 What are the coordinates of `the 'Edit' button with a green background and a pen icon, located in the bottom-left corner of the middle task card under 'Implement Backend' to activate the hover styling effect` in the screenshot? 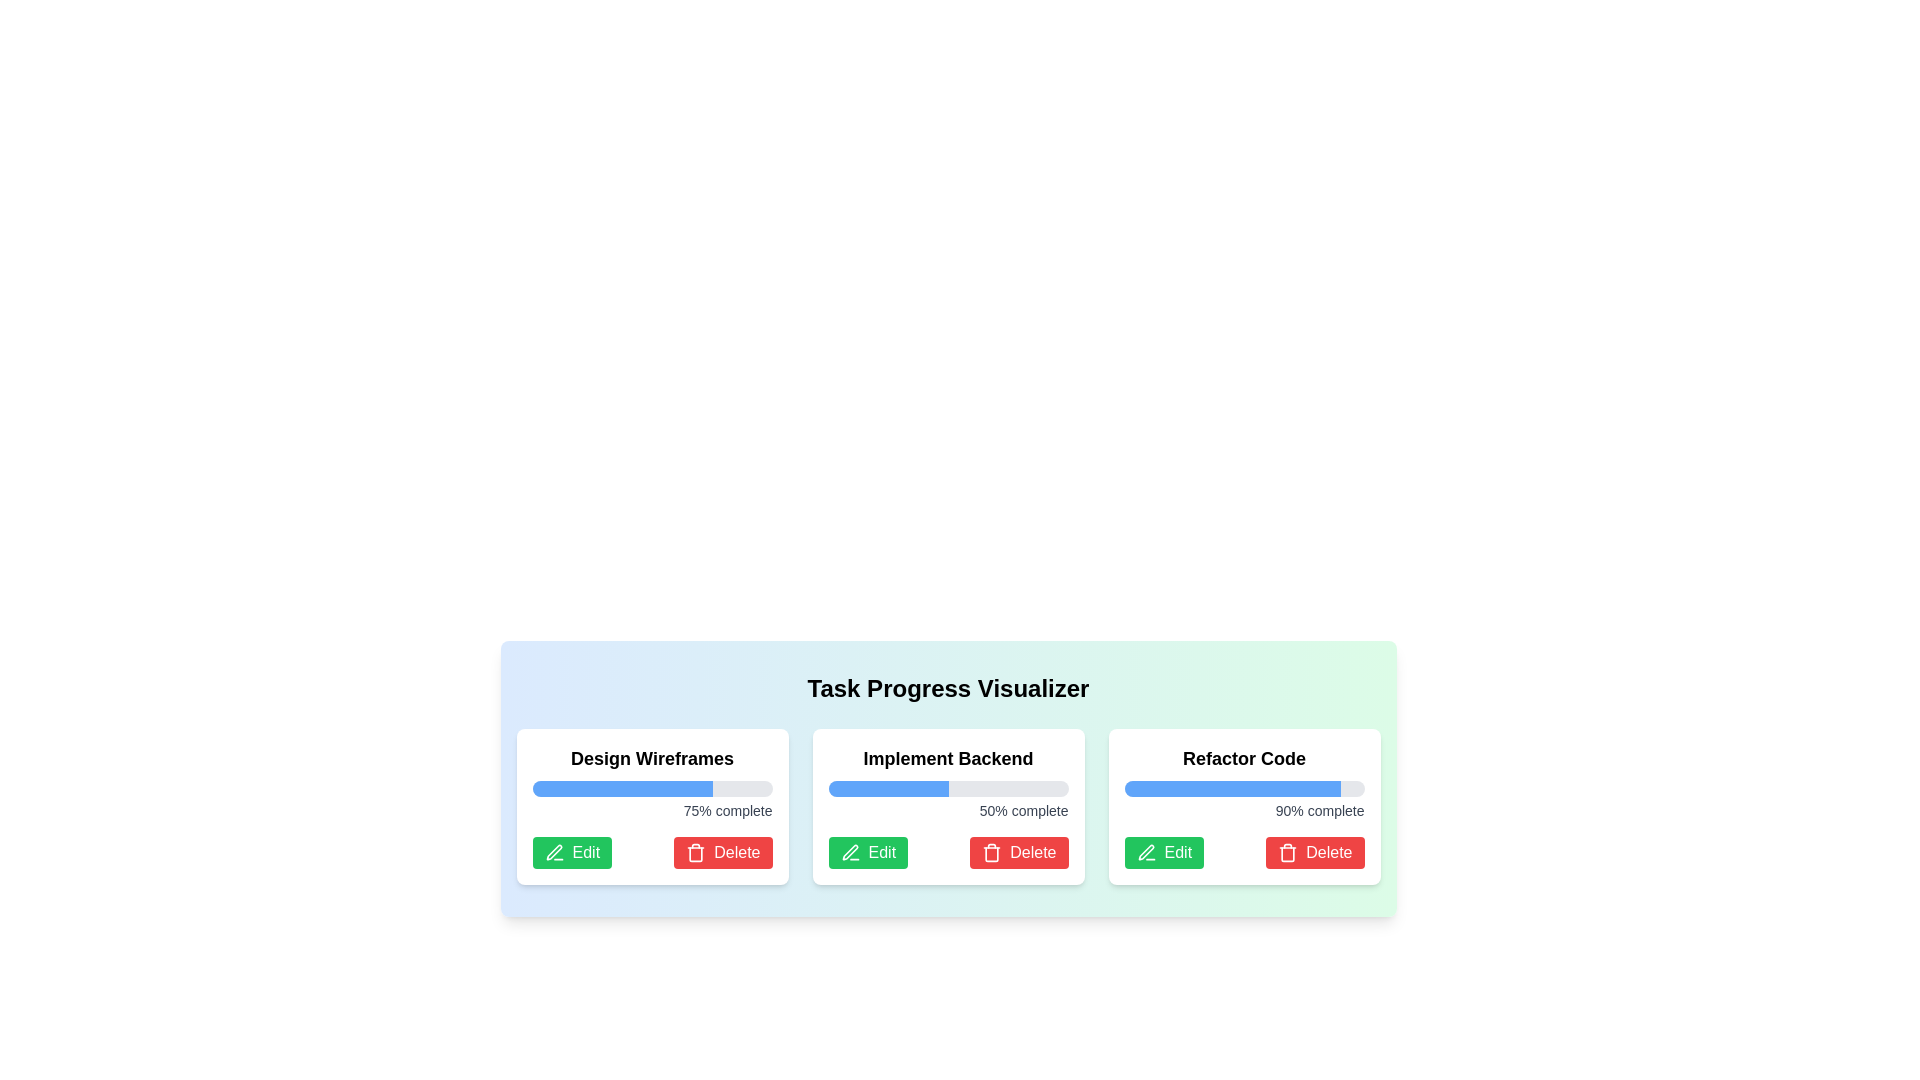 It's located at (868, 852).